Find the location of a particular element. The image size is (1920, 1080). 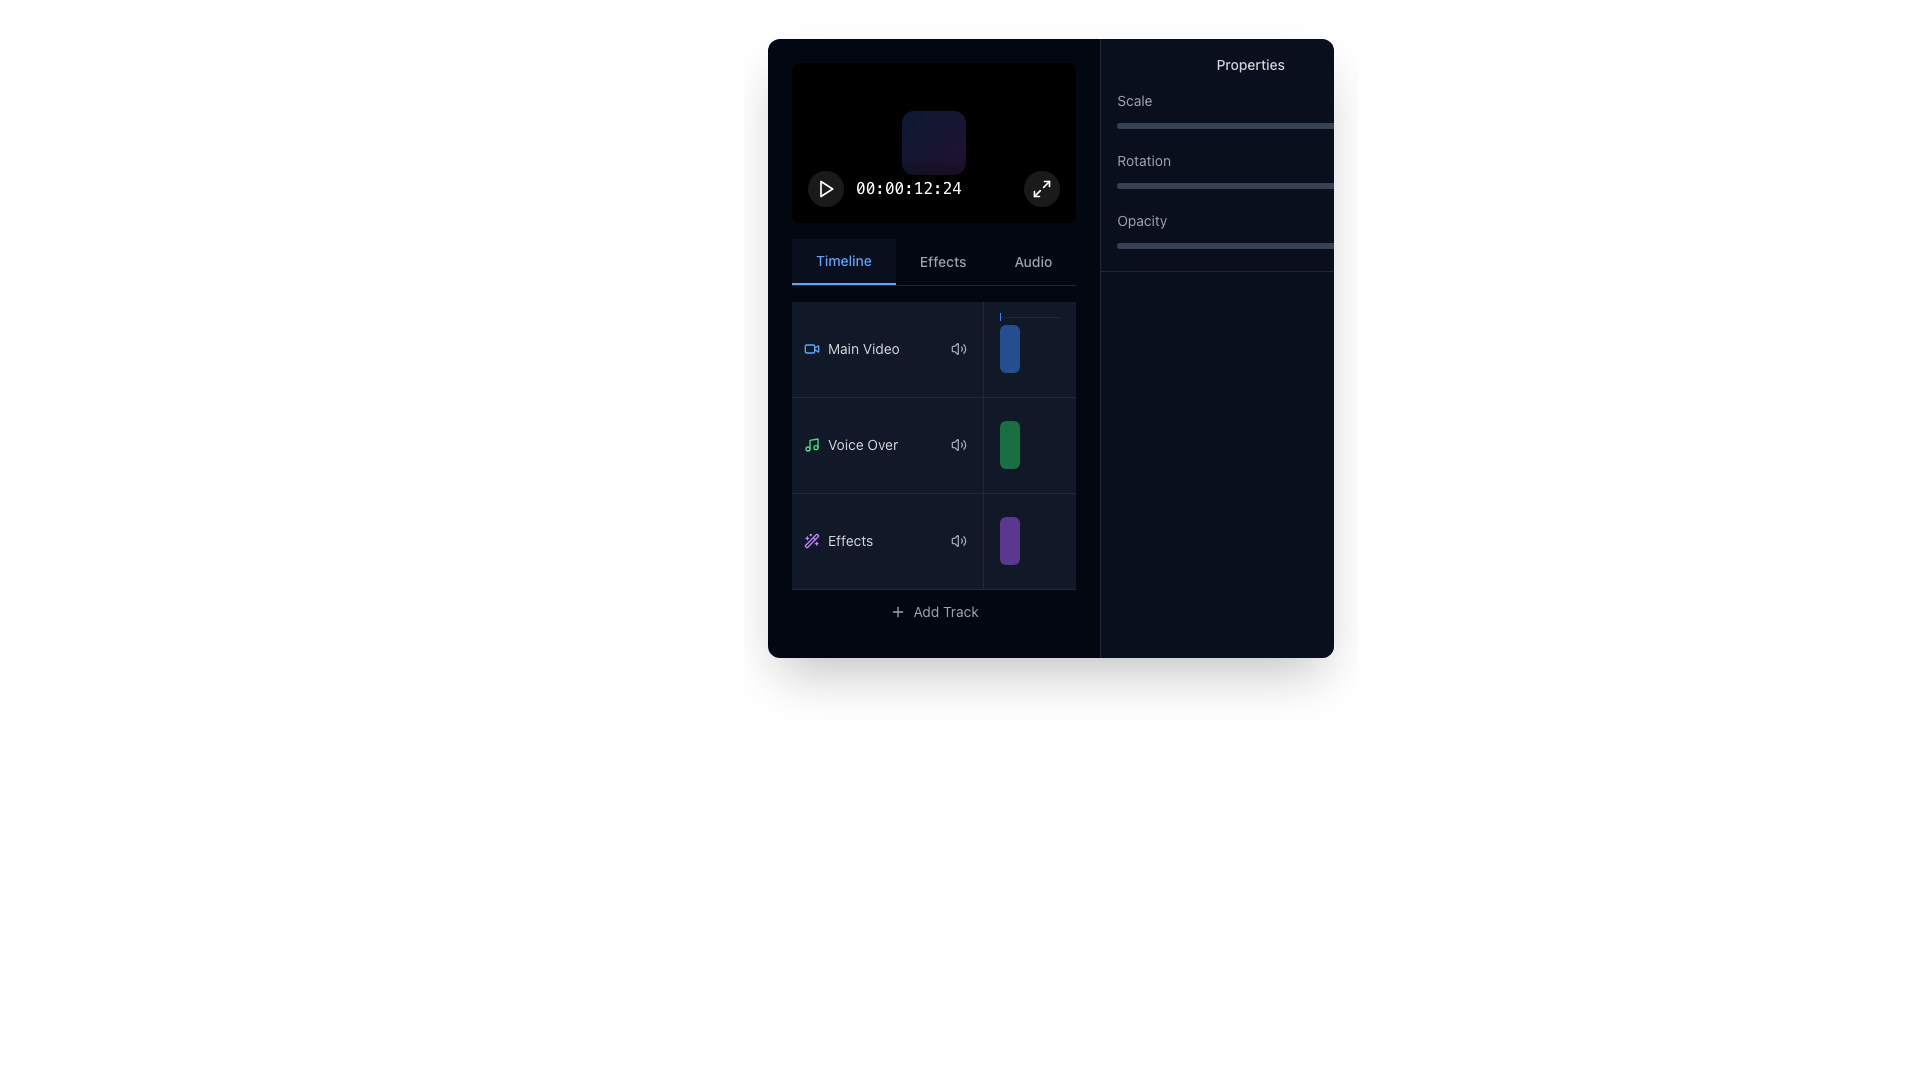

the 'Rotation' label that is light gray, sans-serif font, located in the 'Properties' panel below 'Scale' and above 'Opacity' is located at coordinates (1144, 160).